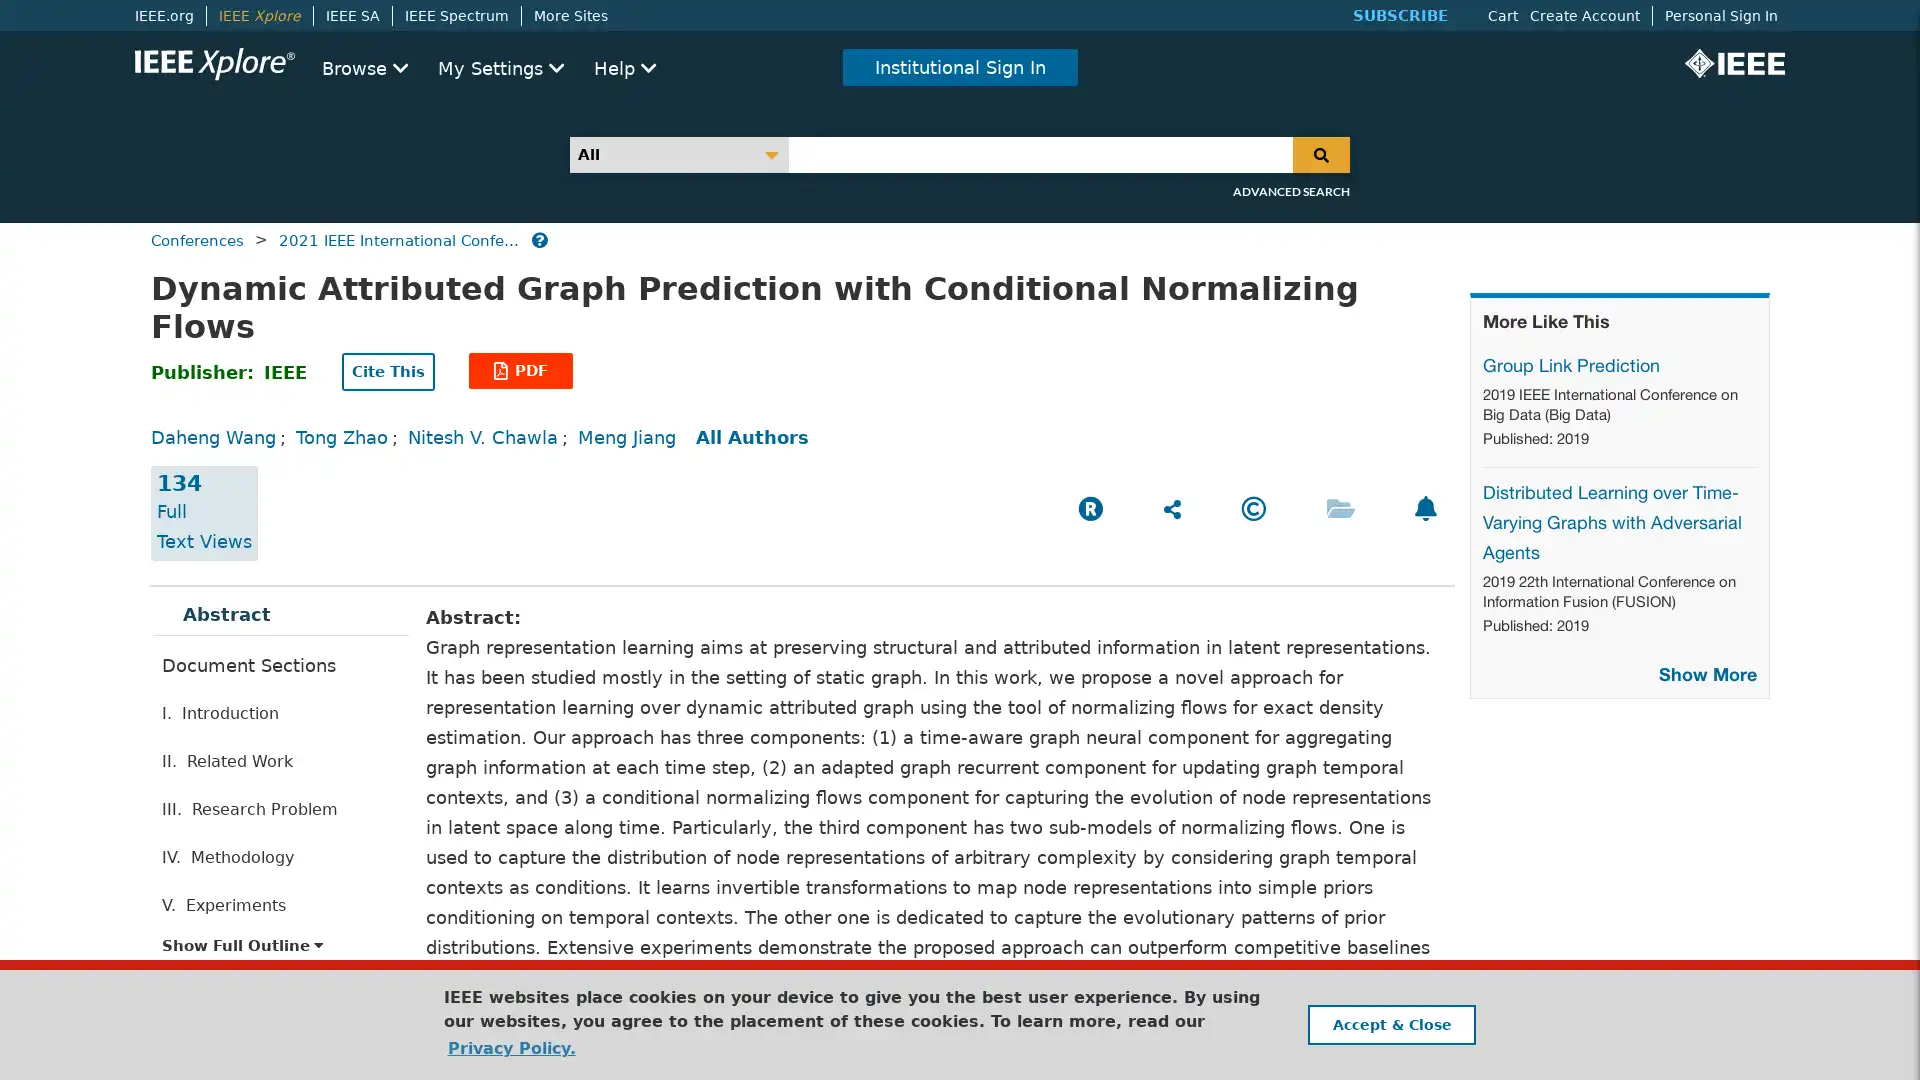  What do you see at coordinates (204, 512) in the screenshot?
I see `134 Full Text Views` at bounding box center [204, 512].